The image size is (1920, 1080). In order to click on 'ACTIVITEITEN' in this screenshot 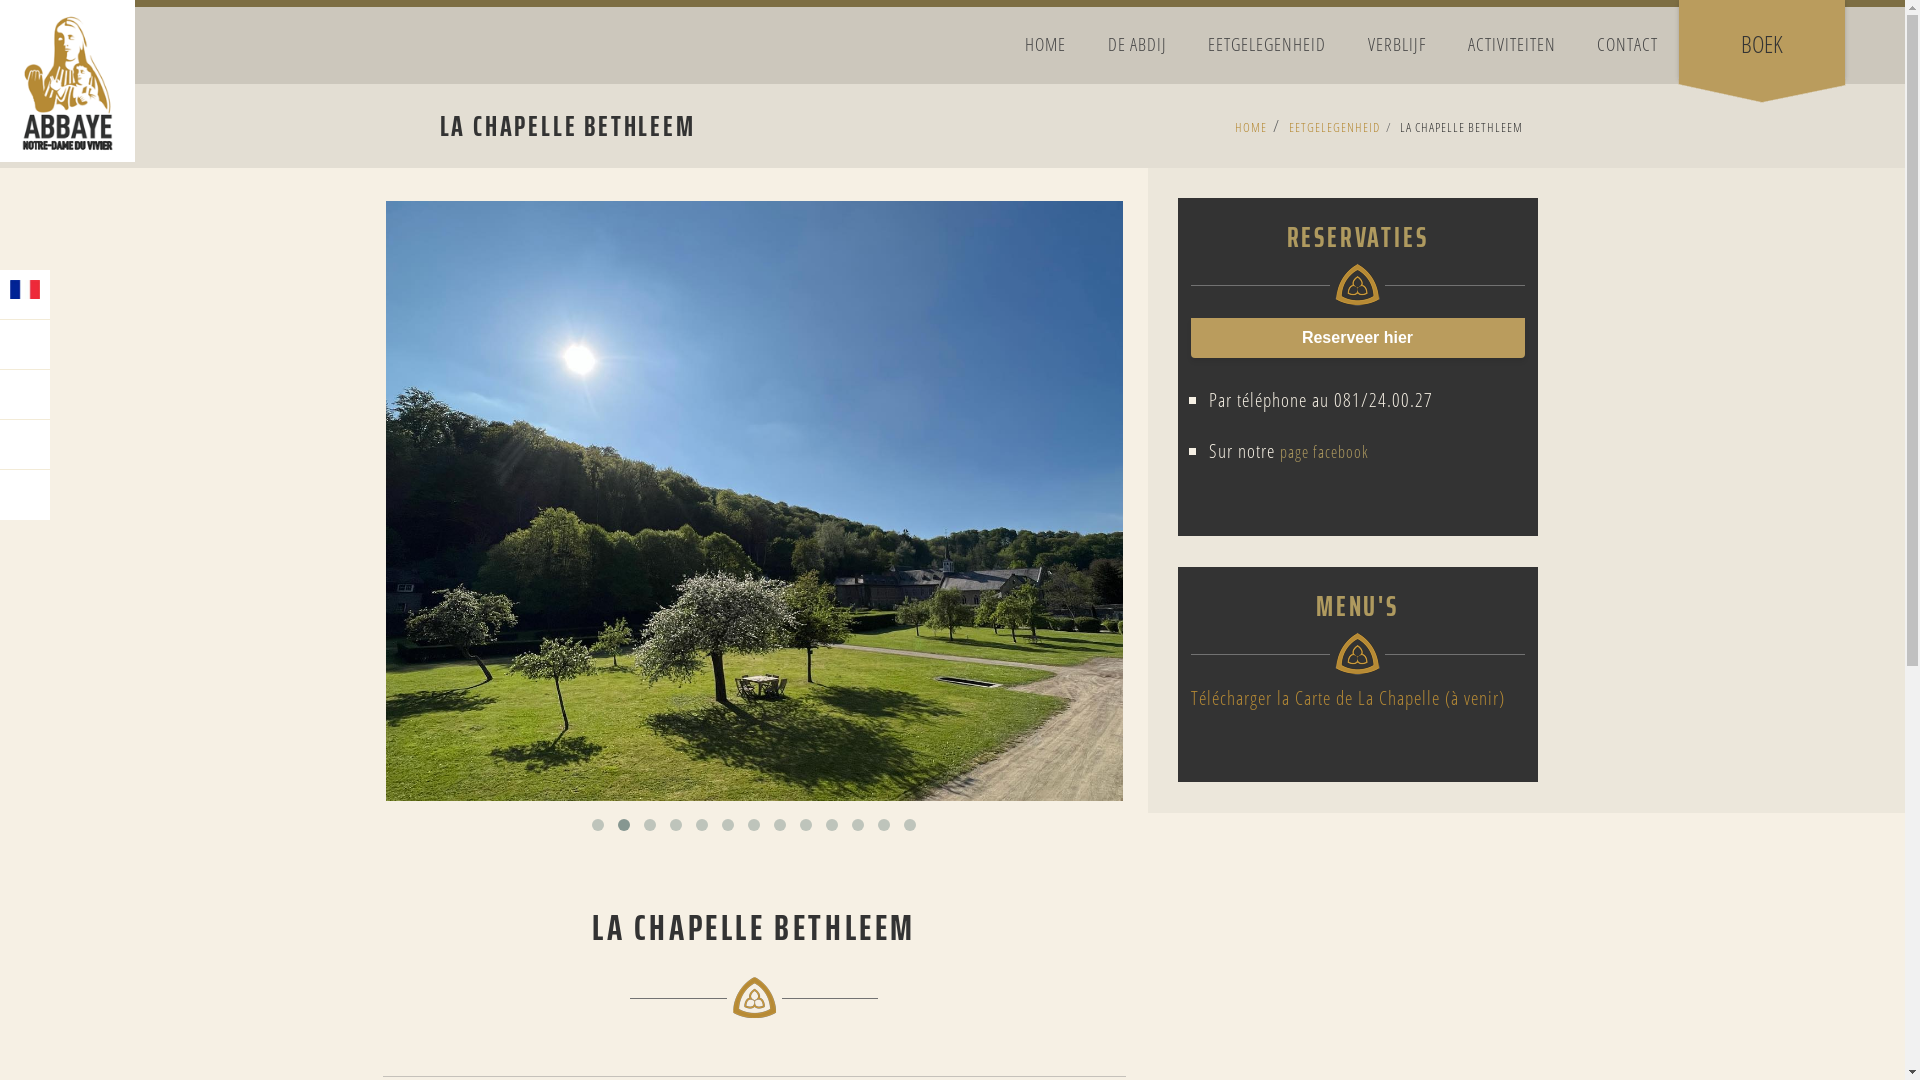, I will do `click(1512, 43)`.